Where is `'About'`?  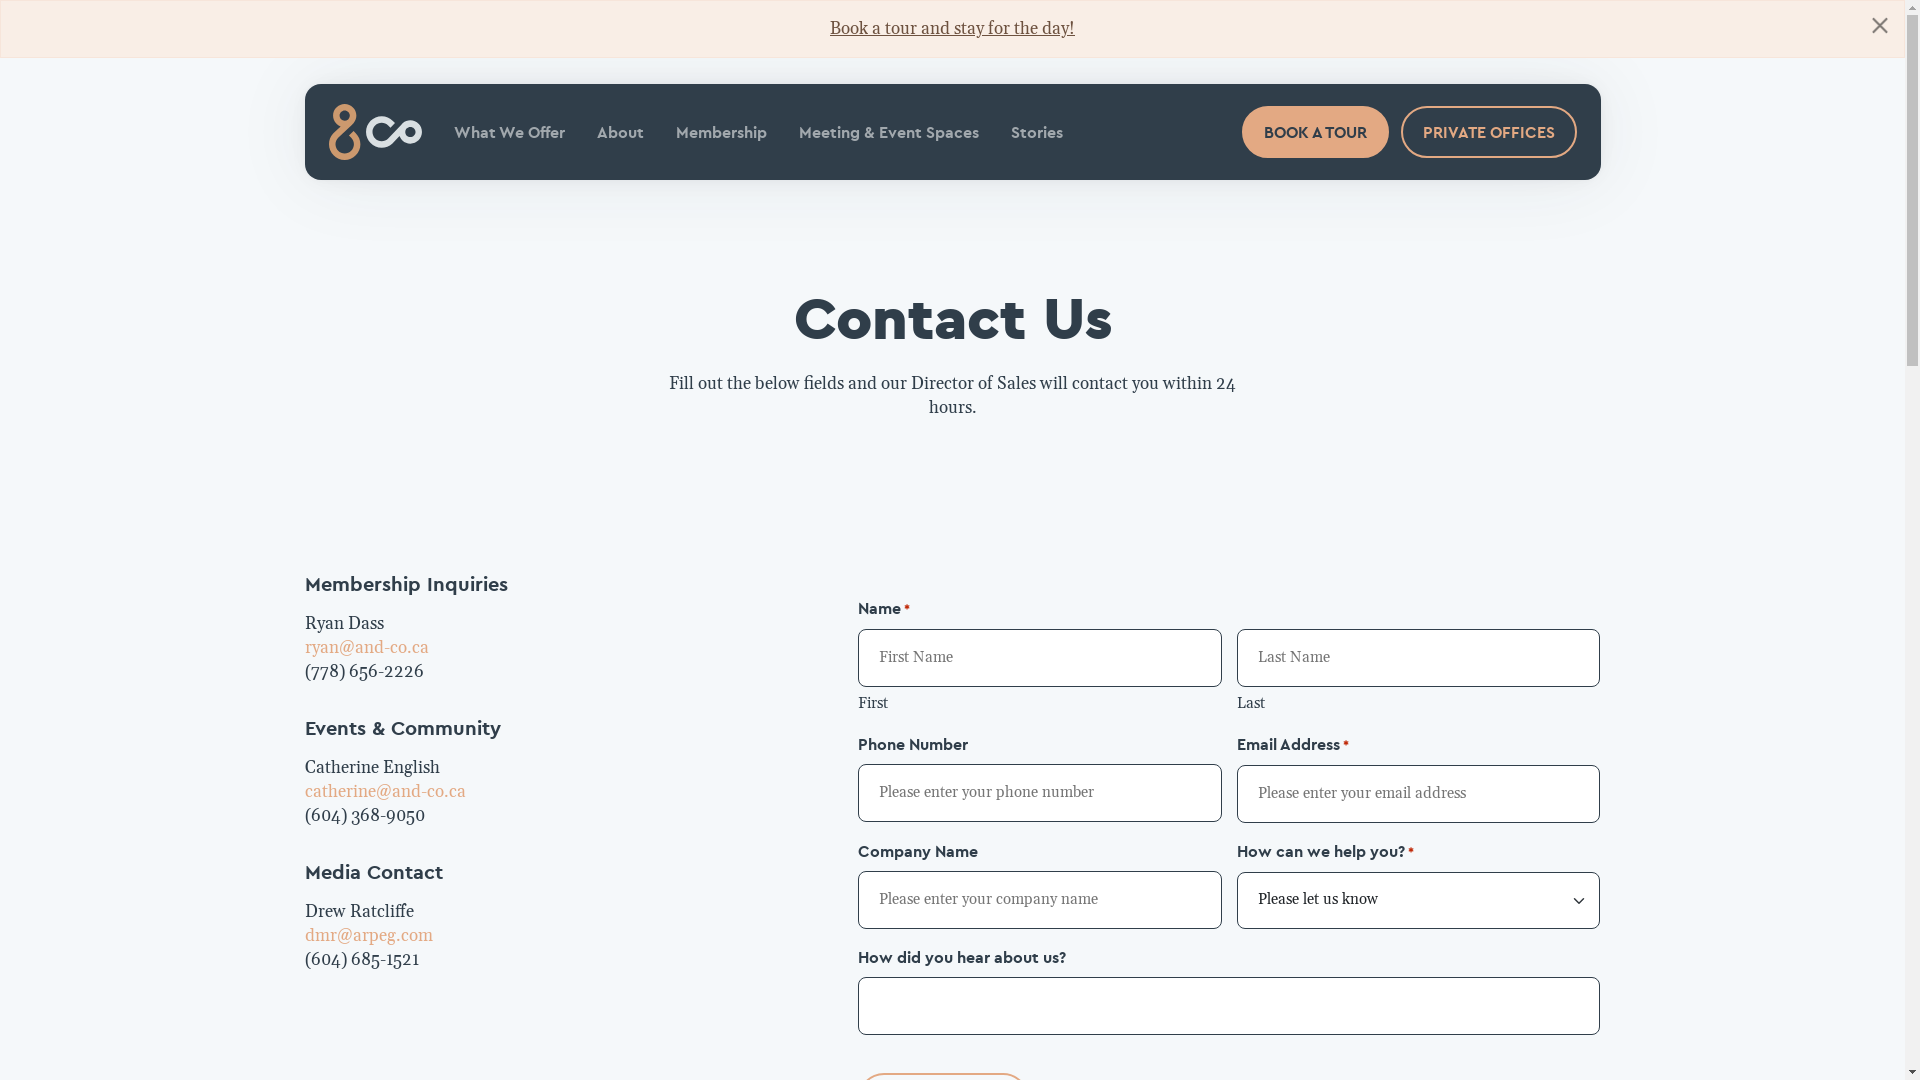 'About' is located at coordinates (619, 131).